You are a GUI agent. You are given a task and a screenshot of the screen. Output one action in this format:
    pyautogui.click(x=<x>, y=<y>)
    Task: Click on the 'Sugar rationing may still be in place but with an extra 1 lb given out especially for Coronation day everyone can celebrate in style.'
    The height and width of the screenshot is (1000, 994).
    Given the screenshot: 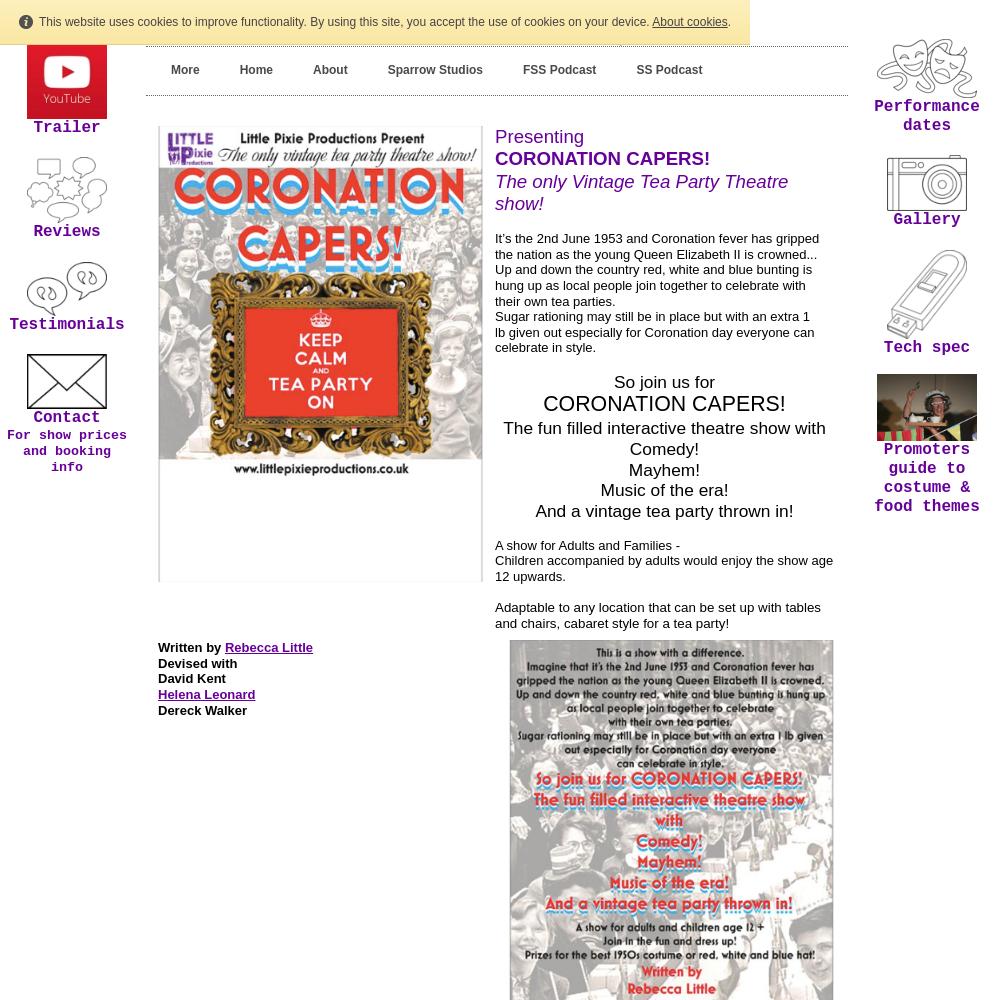 What is the action you would take?
    pyautogui.click(x=654, y=331)
    